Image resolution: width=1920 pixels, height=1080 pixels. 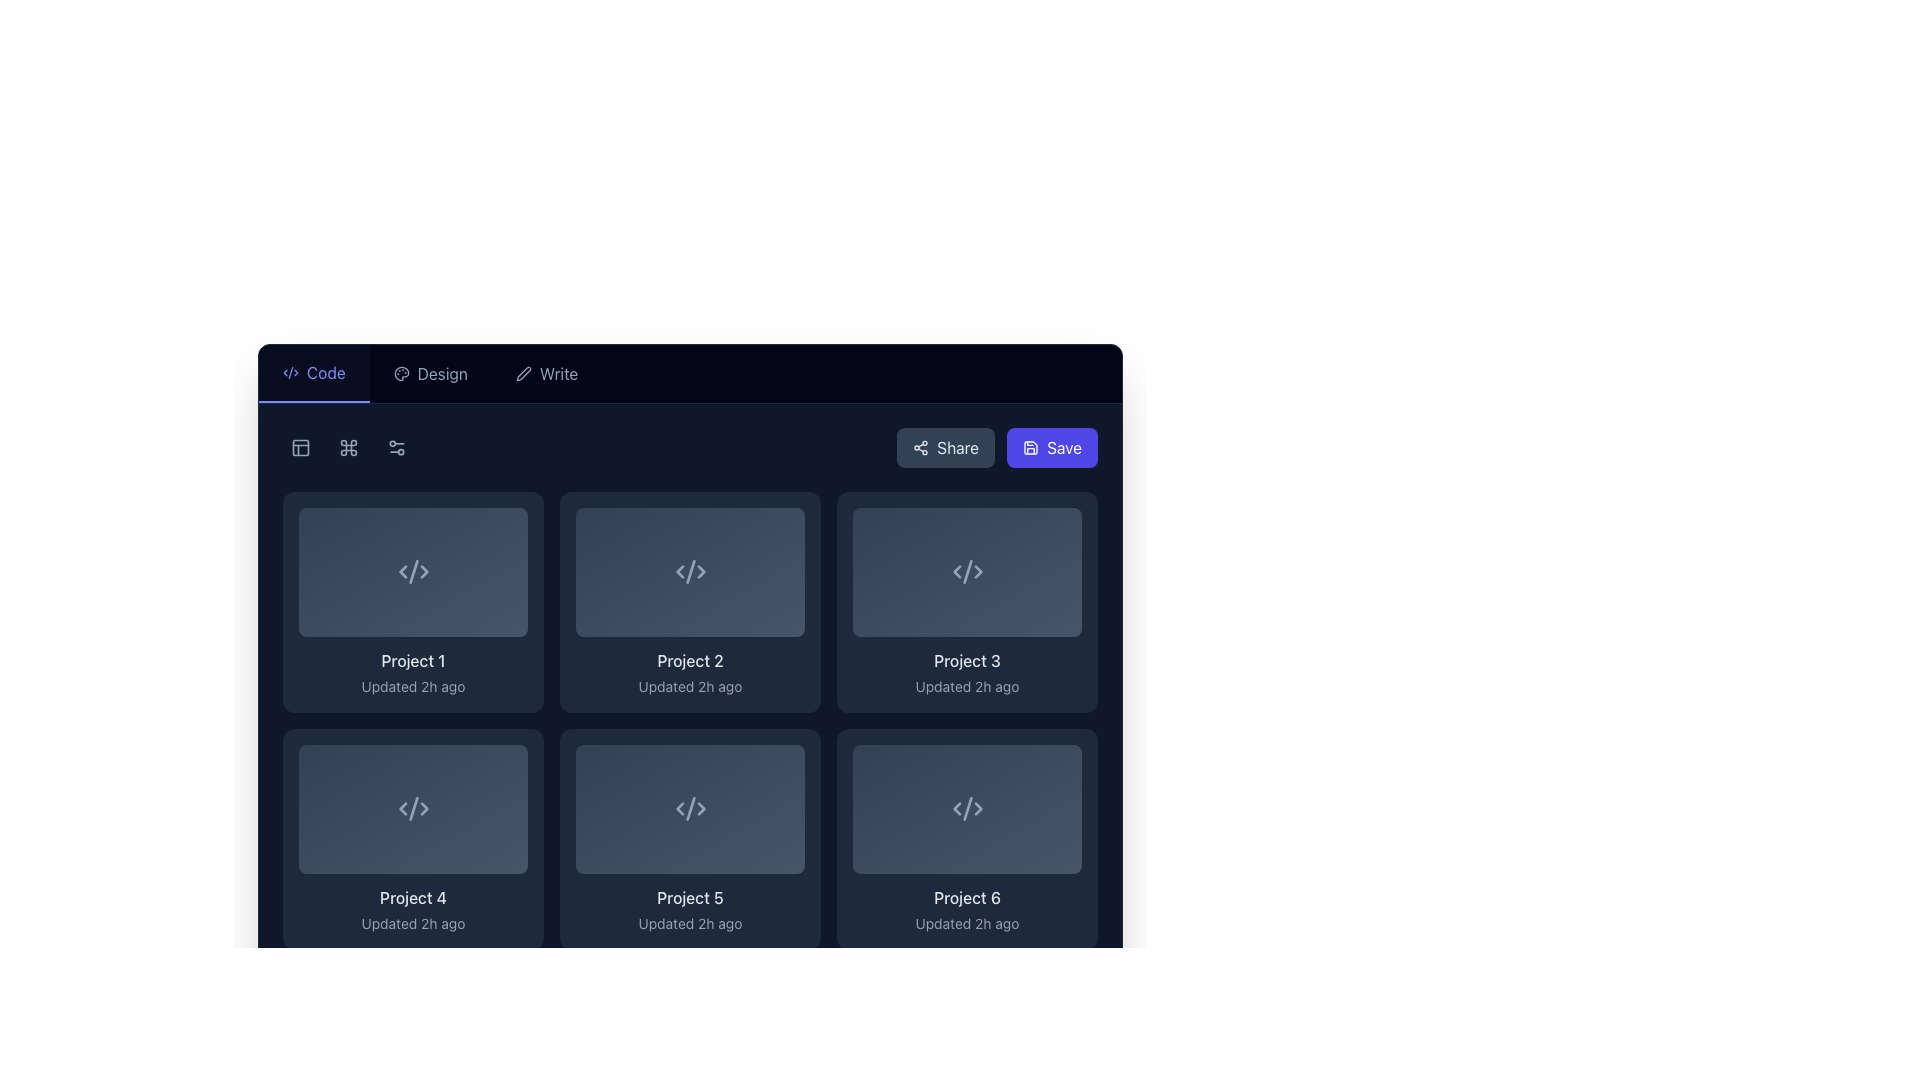 I want to click on the small square button with an icon located at the upper-right corner of the 'Project 3' card, so click(x=1077, y=511).